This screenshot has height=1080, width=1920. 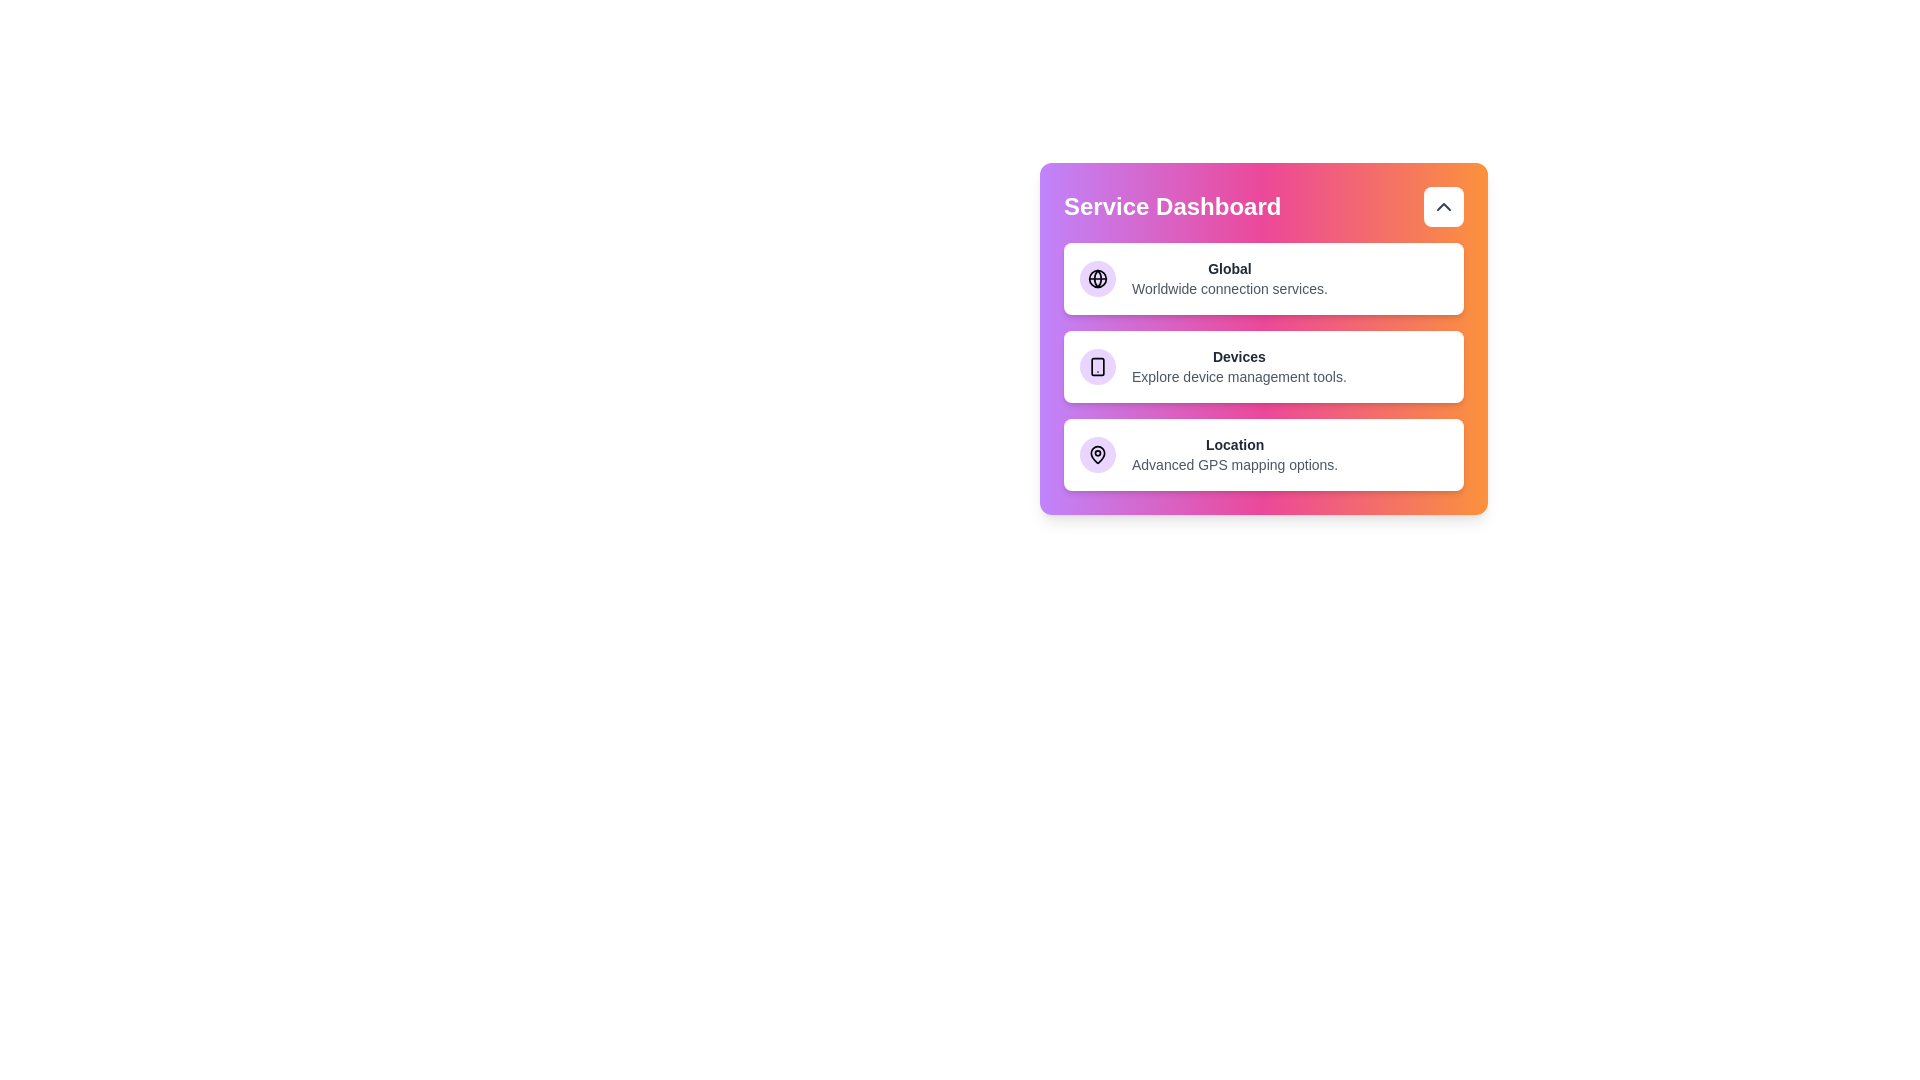 What do you see at coordinates (1097, 366) in the screenshot?
I see `the icon associated with the Devices service card` at bounding box center [1097, 366].